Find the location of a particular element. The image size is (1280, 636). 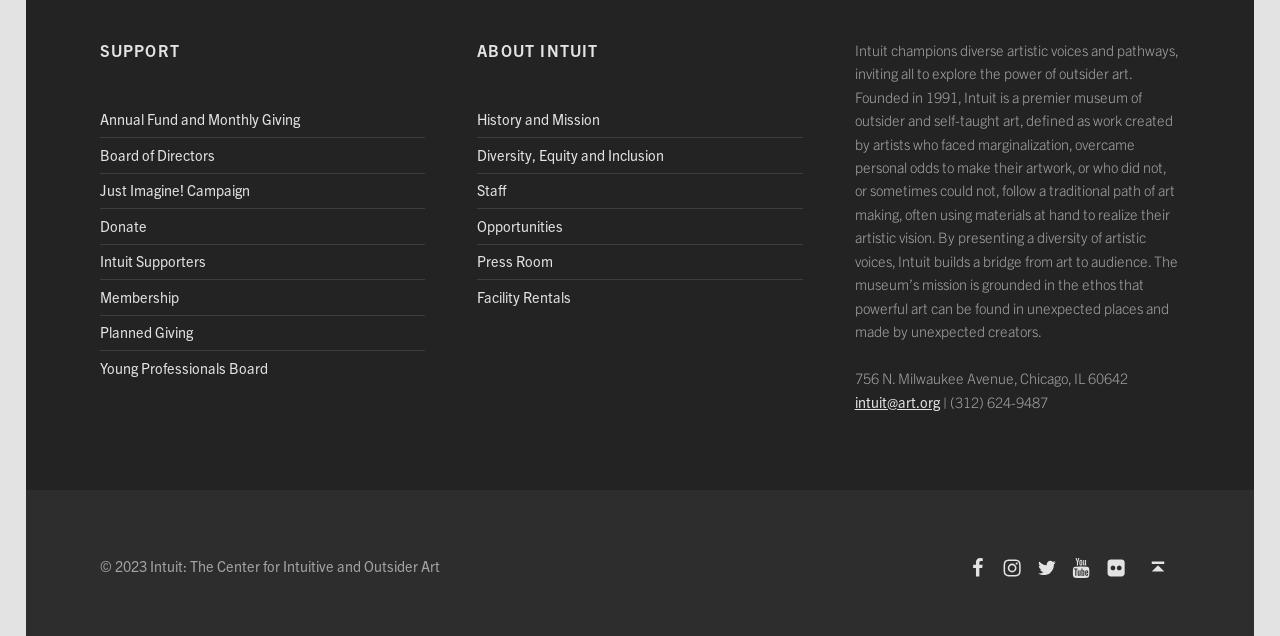

'Intuit champions diverse artistic voices and pathways, inviting all to explore the power of outsider art. Founded in 1991, Intuit is a premier museum of outsider and self-taught art, defined as work created by artists who faced marginalization, overcame personal odds to make their artwork, or who did not, or sometimes could not, follow a traditional path of art making, often using materials at hand to realize their artistic vision. By presenting a diversity of artistic voices, Intuit builds a bridge from art to audience. The museum’s mission is grounded in the ethos that powerful art can be found in unexpected places and made by unexpected creators.' is located at coordinates (1015, 189).